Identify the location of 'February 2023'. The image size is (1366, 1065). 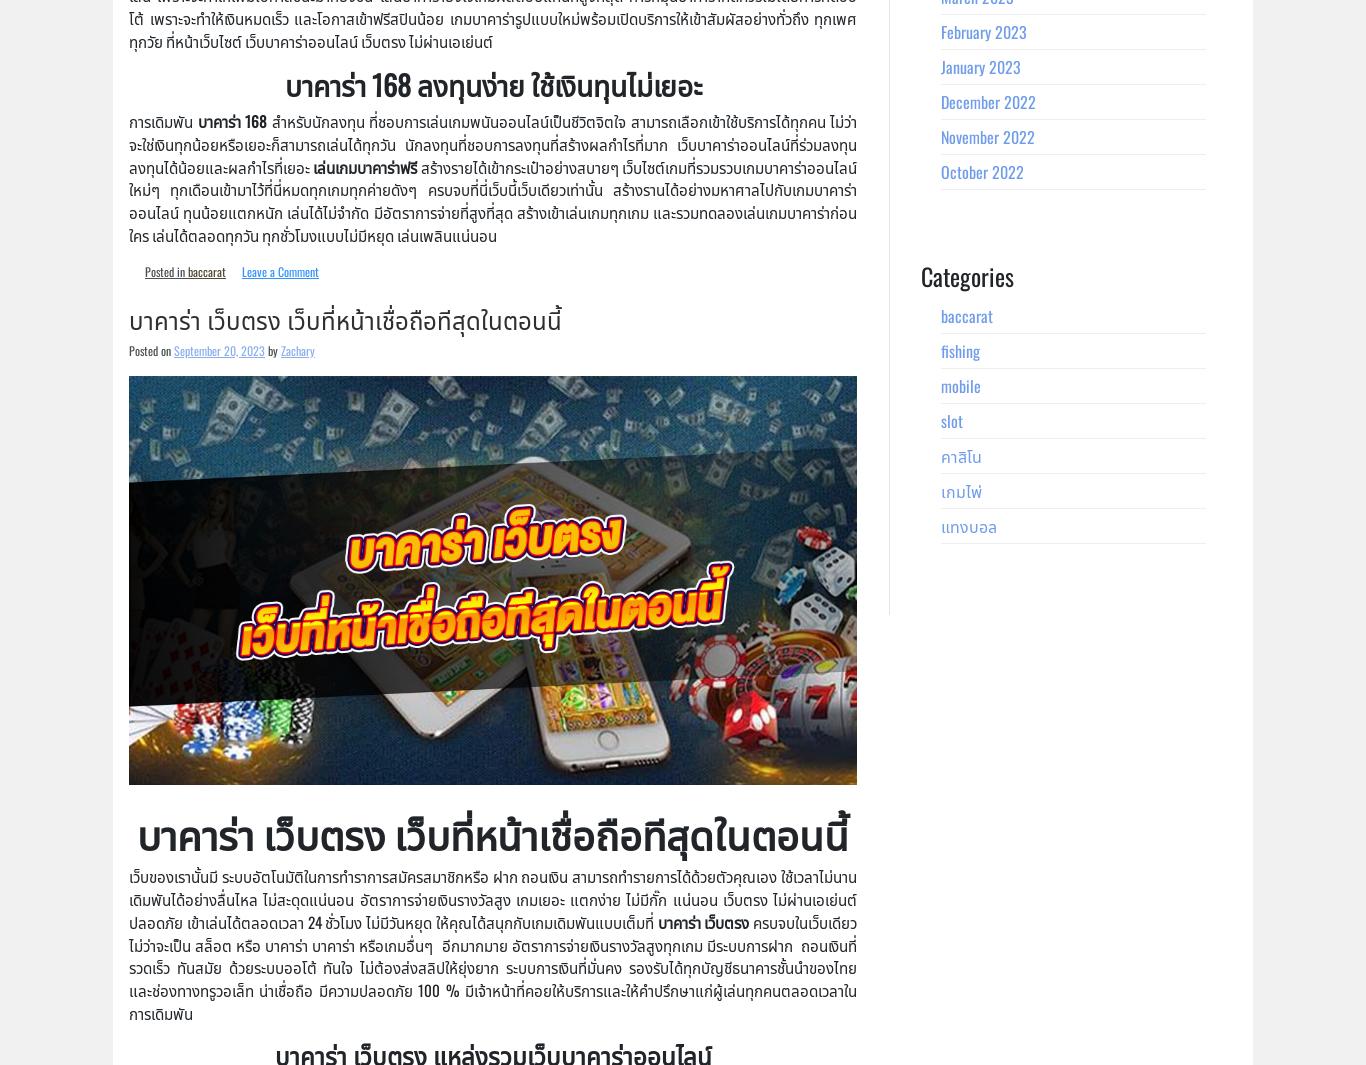
(984, 30).